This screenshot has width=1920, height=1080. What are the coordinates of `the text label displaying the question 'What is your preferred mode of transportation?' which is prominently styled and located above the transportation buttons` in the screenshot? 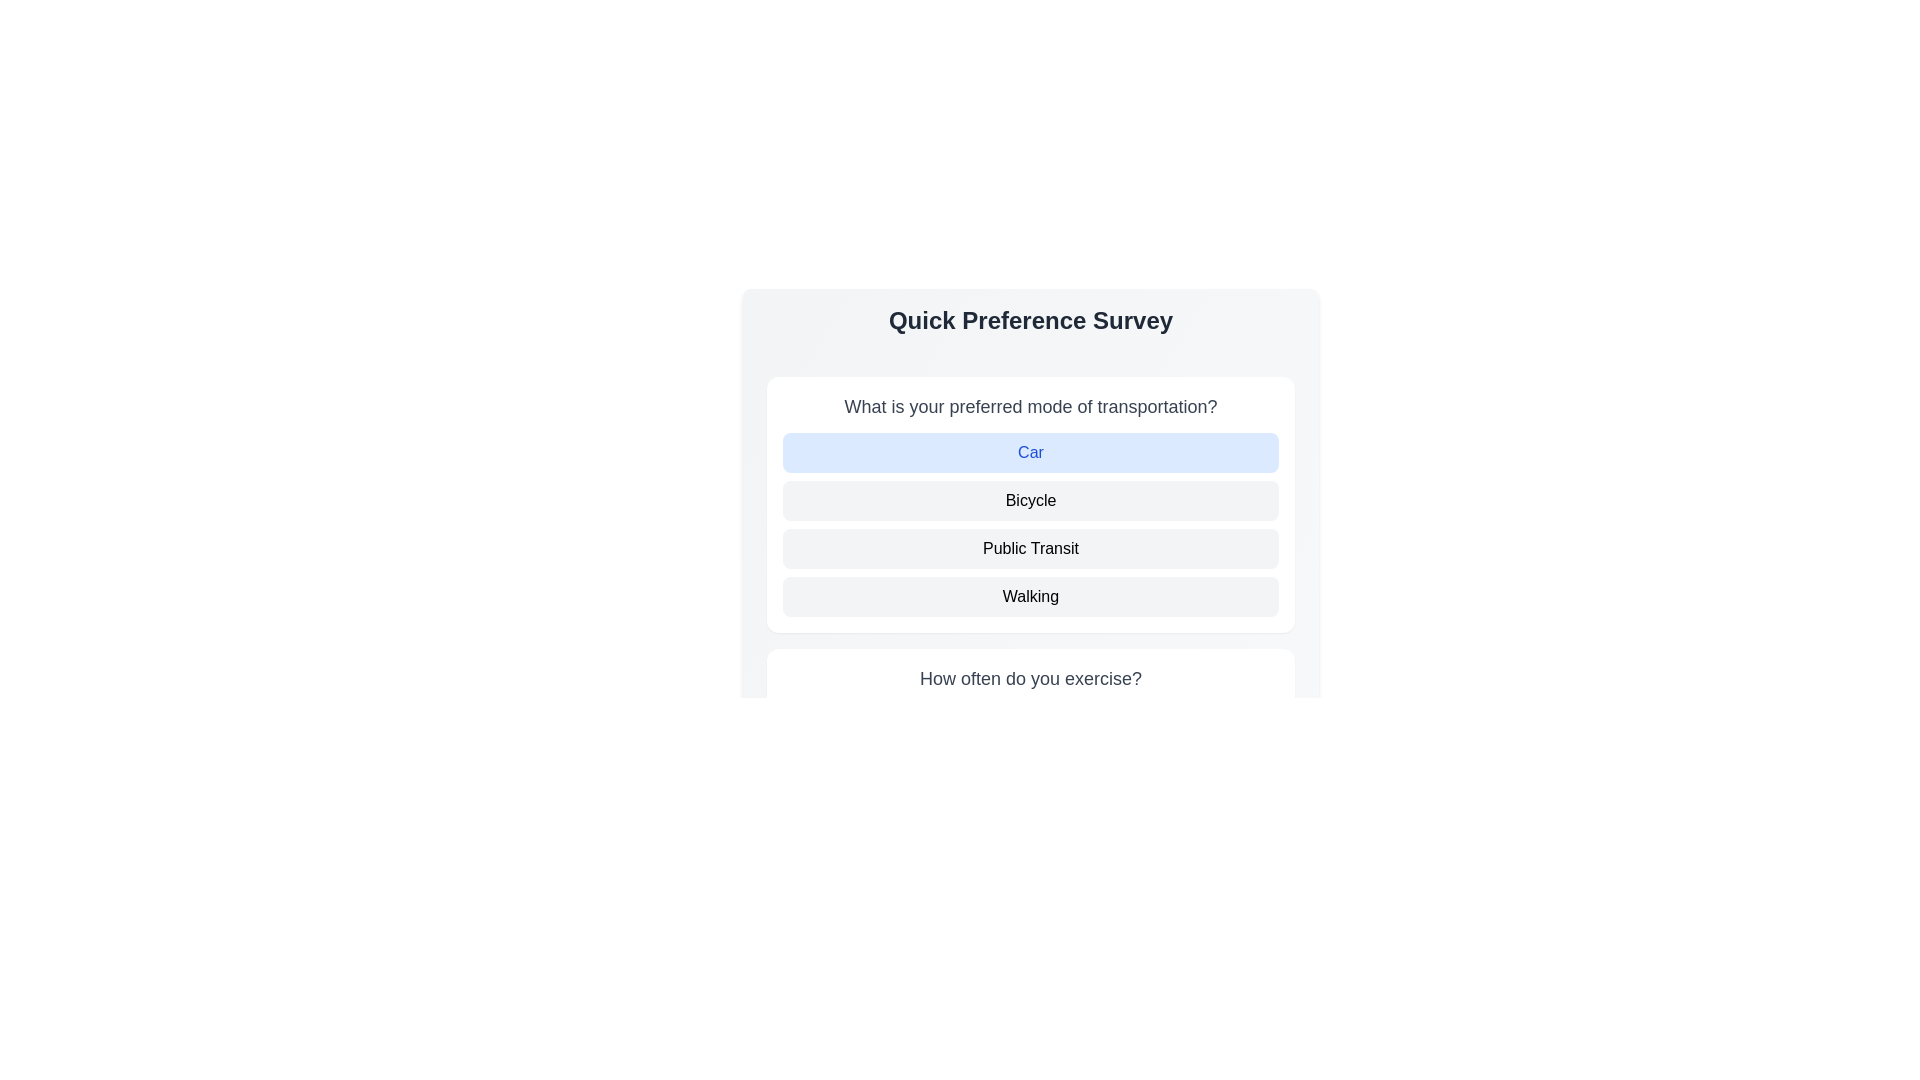 It's located at (1031, 406).